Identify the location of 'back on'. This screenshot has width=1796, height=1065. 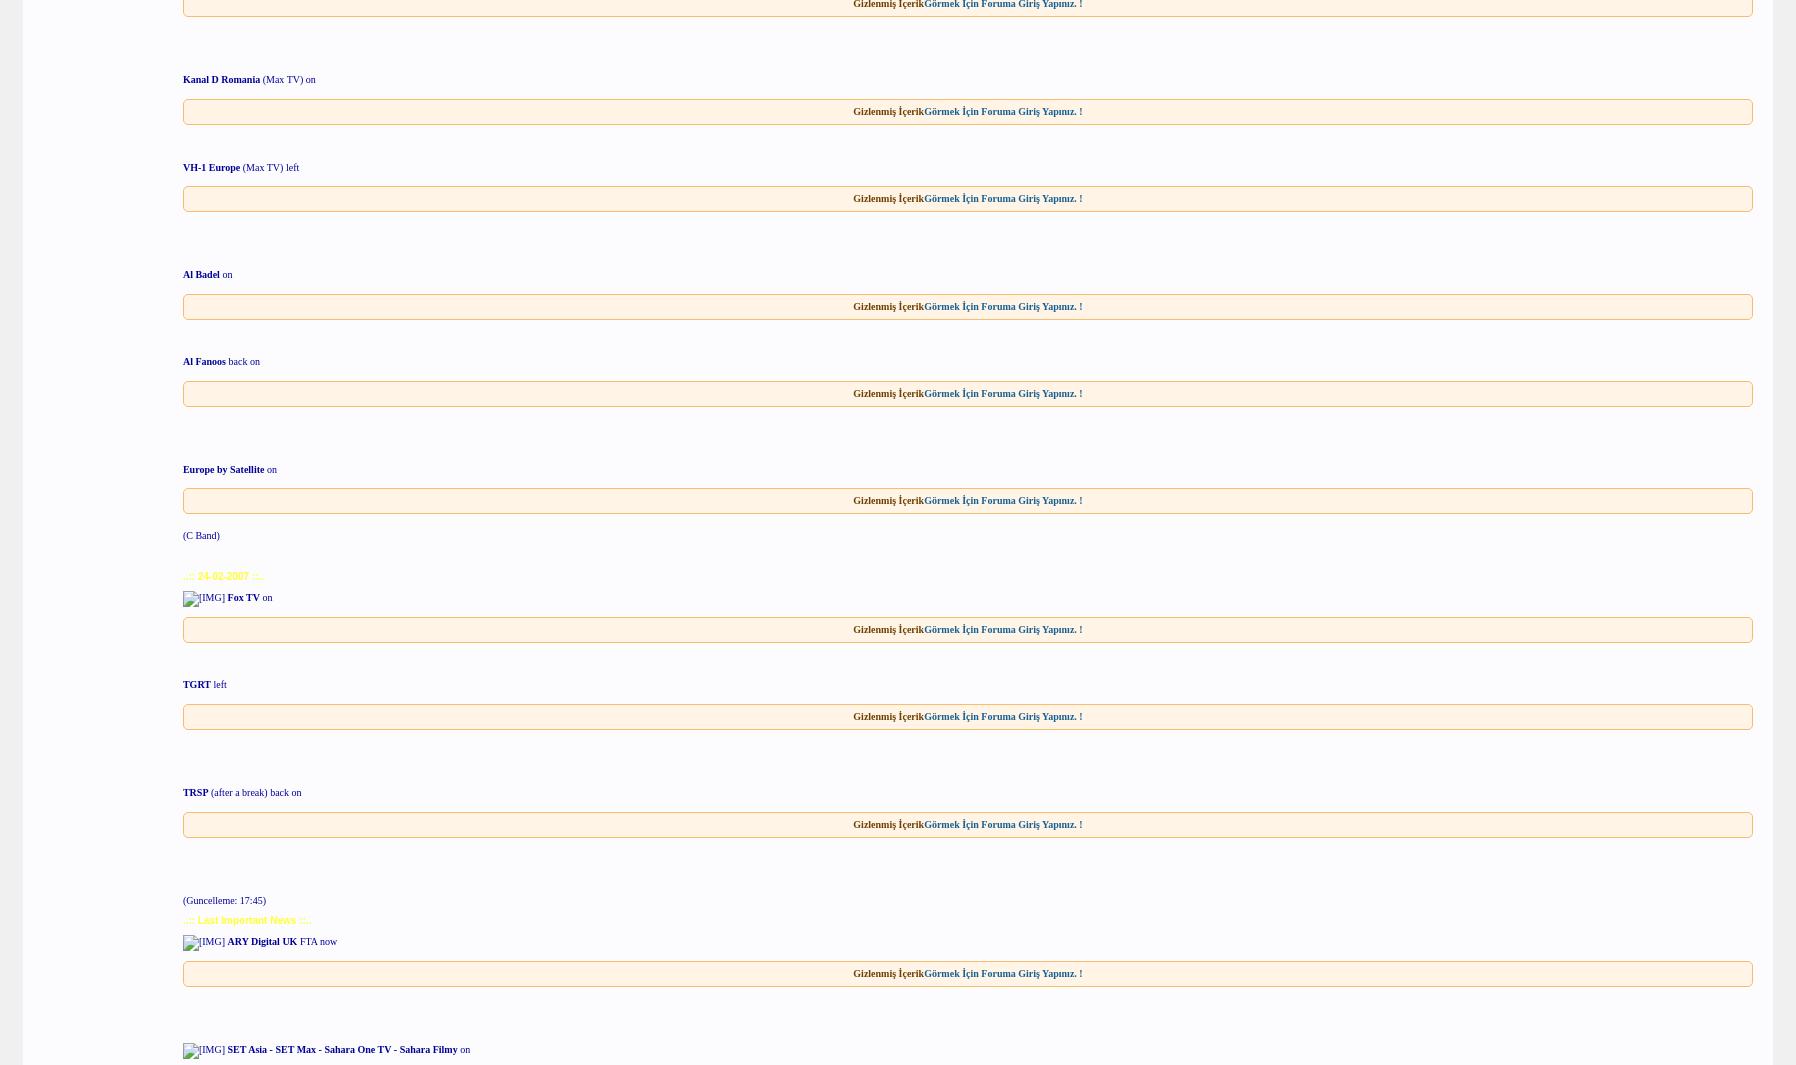
(224, 360).